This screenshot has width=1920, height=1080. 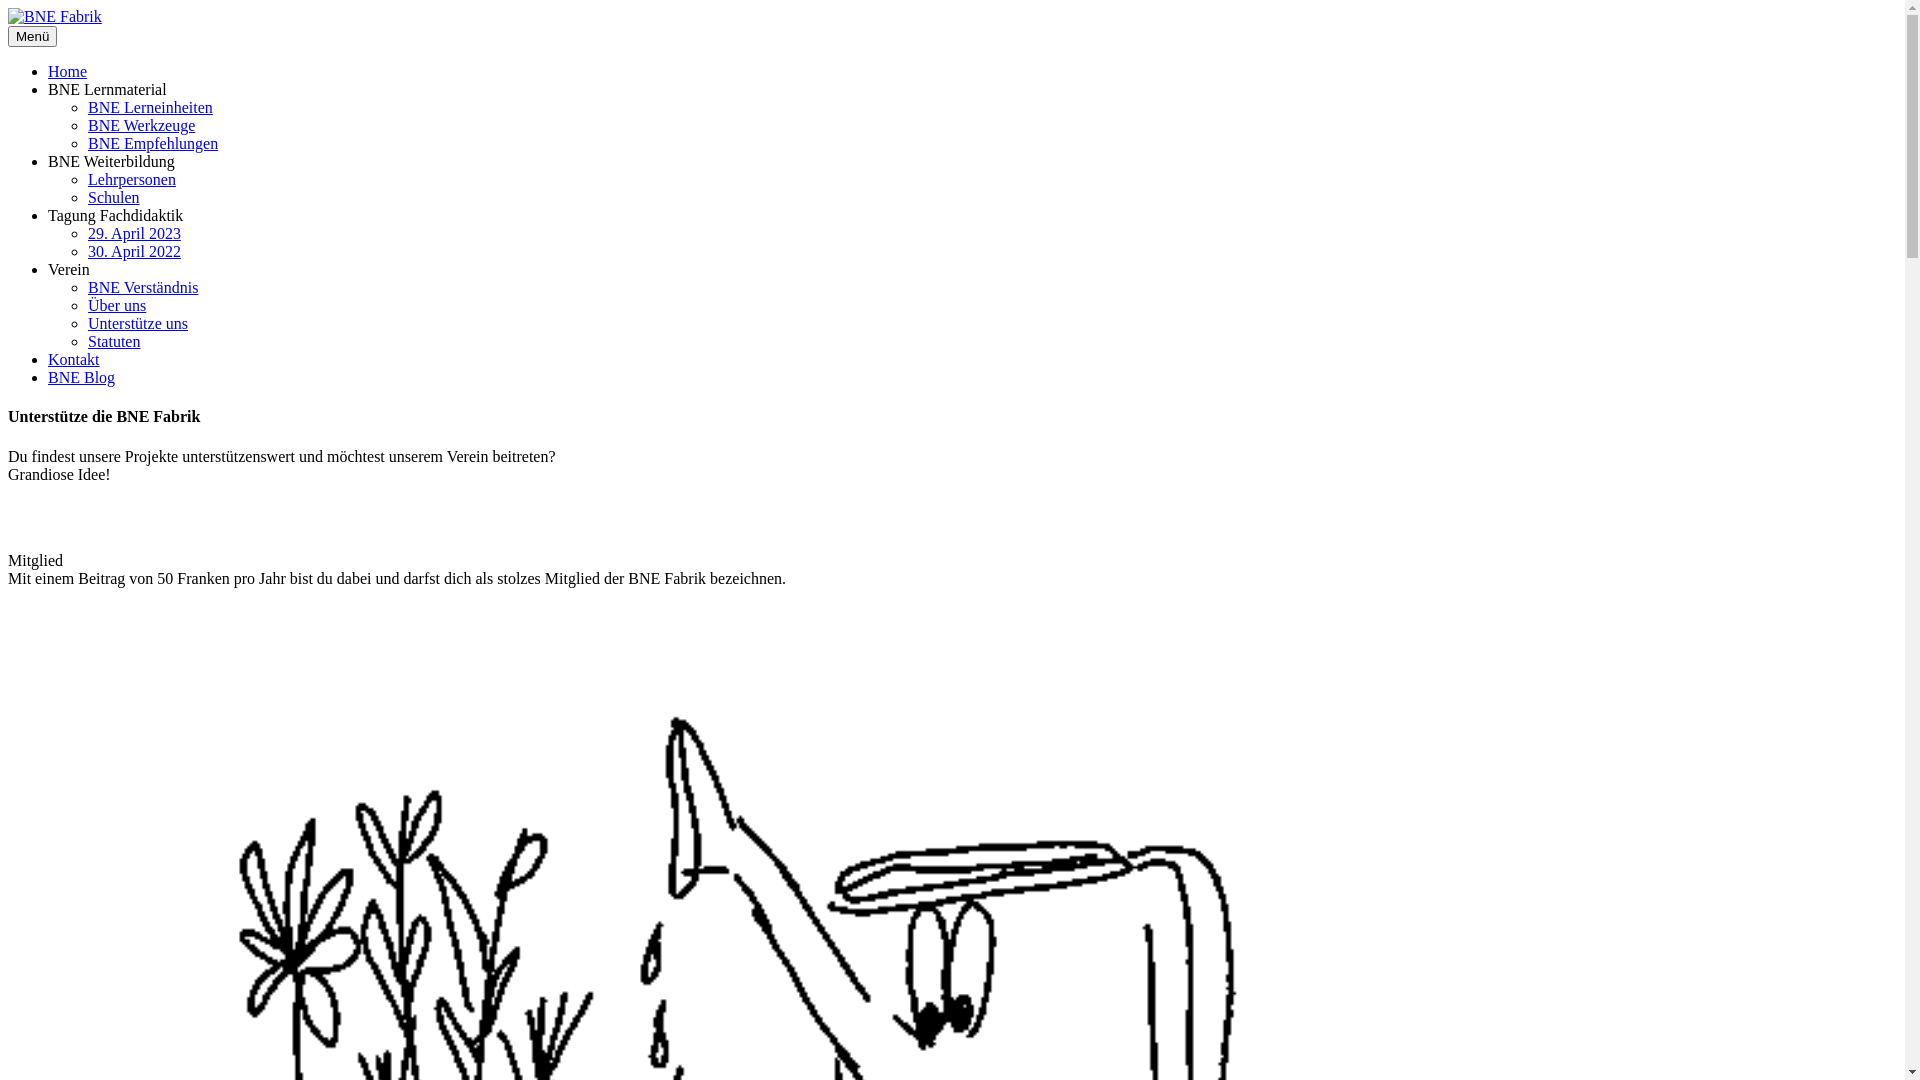 What do you see at coordinates (152, 142) in the screenshot?
I see `'BNE Empfehlungen'` at bounding box center [152, 142].